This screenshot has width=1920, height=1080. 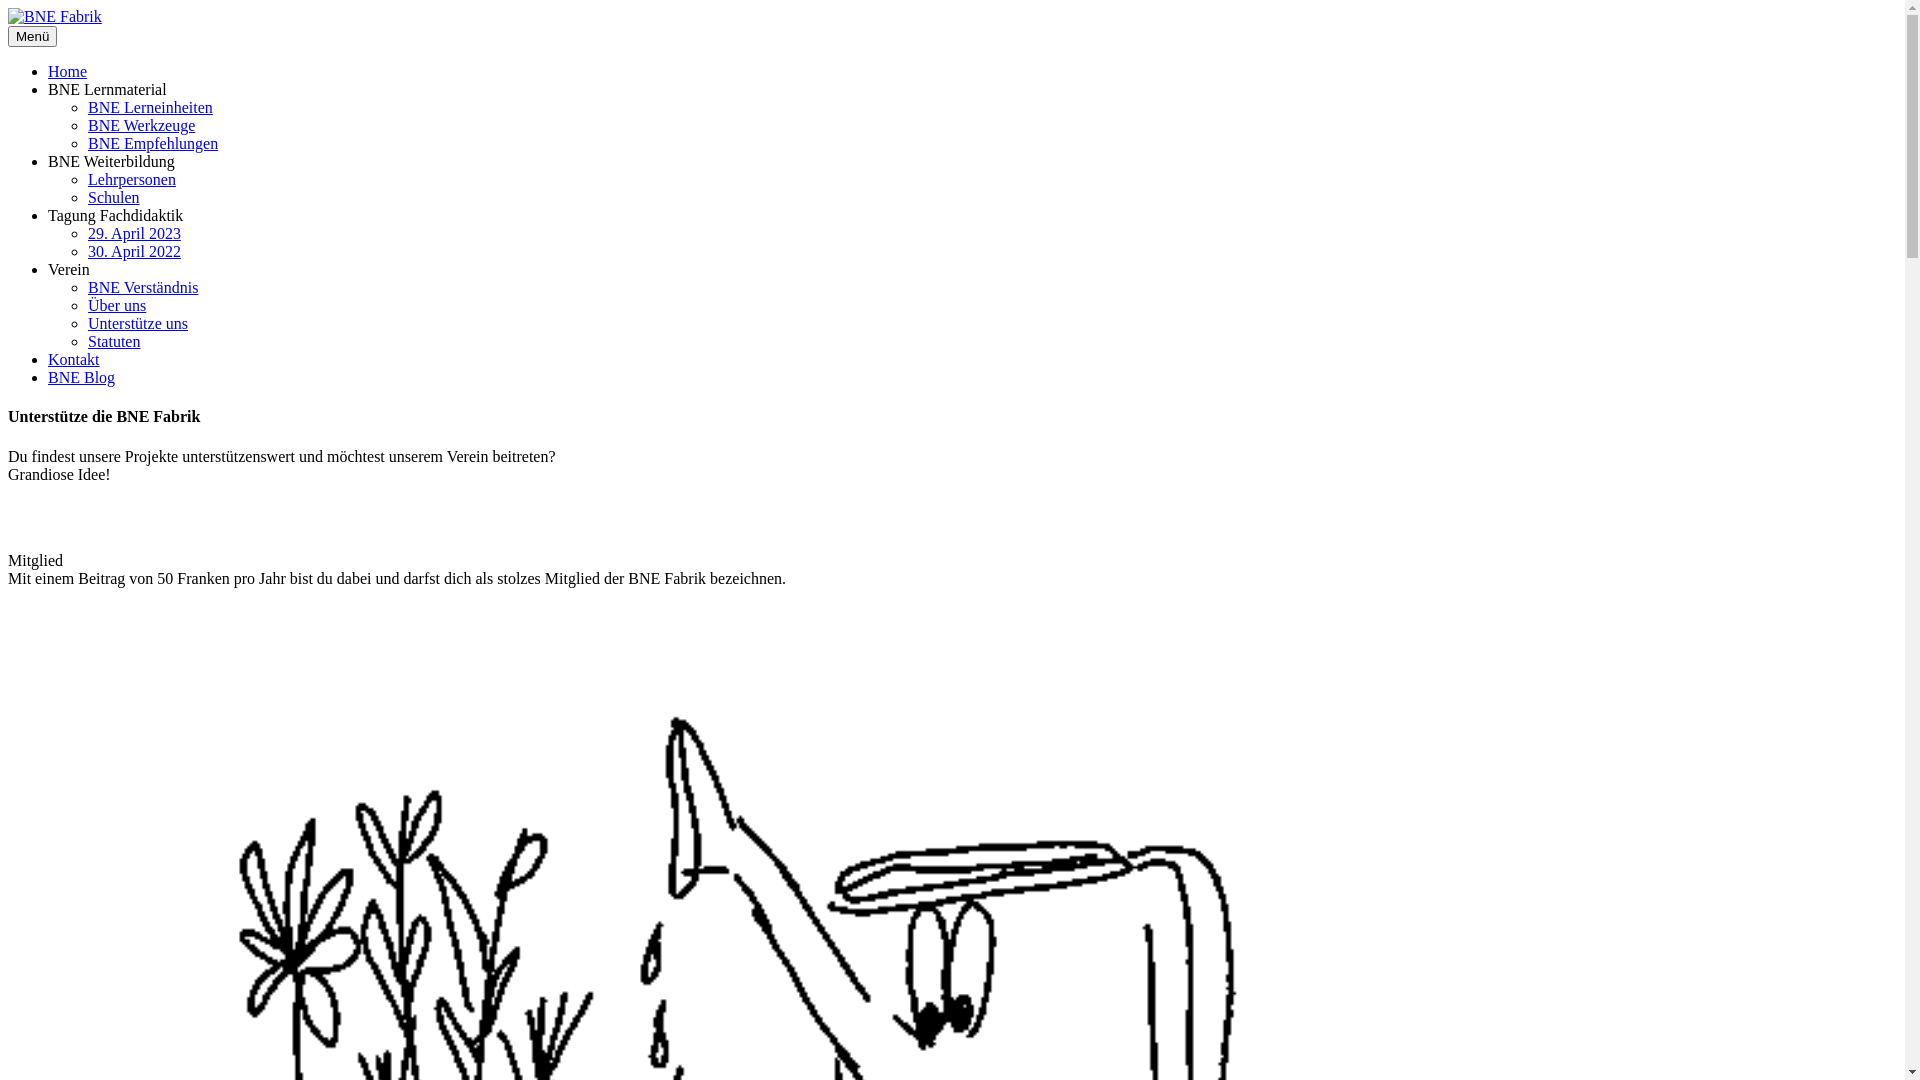 What do you see at coordinates (152, 142) in the screenshot?
I see `'BNE Empfehlungen'` at bounding box center [152, 142].